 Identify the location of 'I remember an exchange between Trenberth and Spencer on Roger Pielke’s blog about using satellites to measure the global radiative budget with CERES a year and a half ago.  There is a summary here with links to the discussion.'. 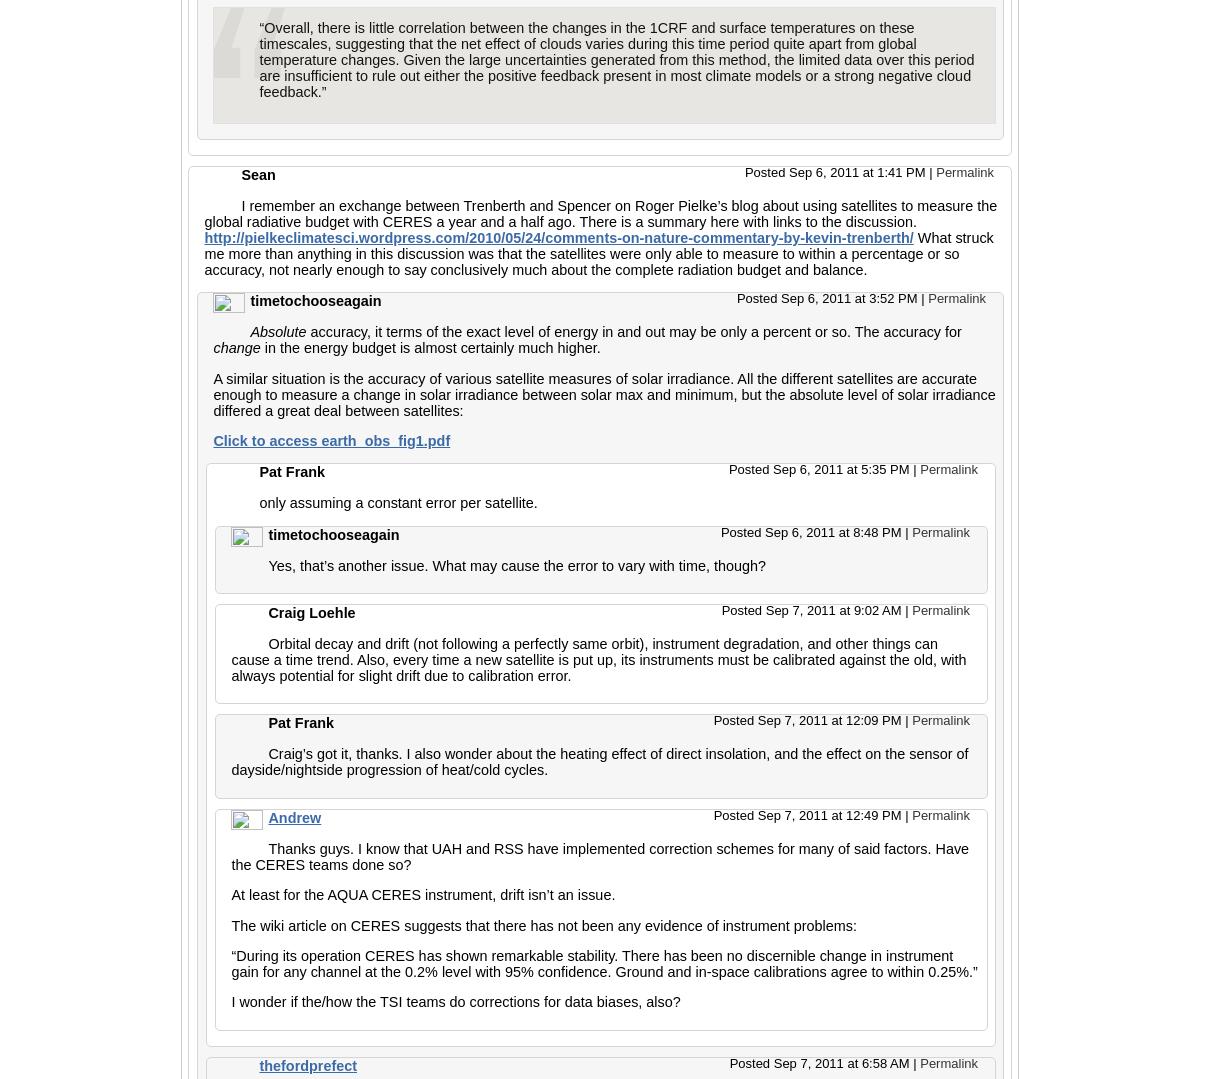
(600, 211).